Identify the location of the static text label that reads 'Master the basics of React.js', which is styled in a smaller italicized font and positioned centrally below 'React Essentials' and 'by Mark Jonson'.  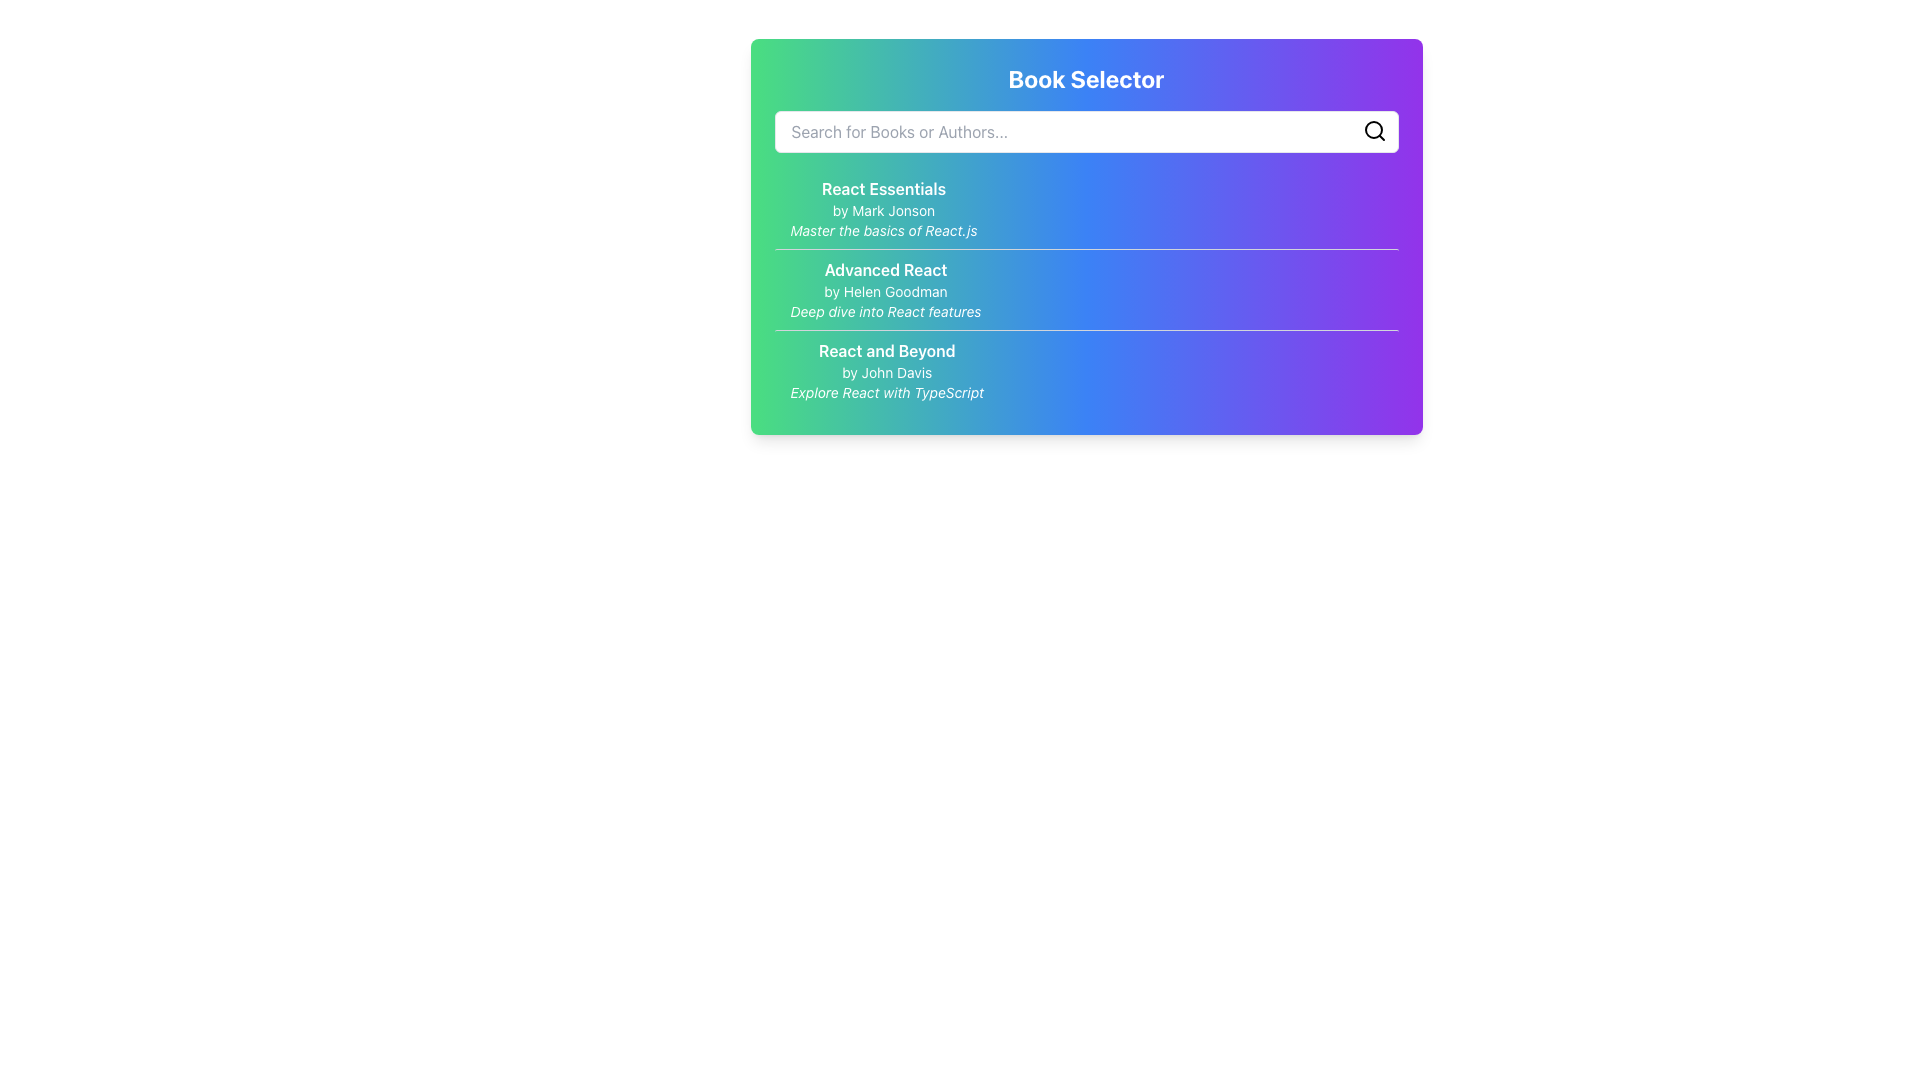
(882, 230).